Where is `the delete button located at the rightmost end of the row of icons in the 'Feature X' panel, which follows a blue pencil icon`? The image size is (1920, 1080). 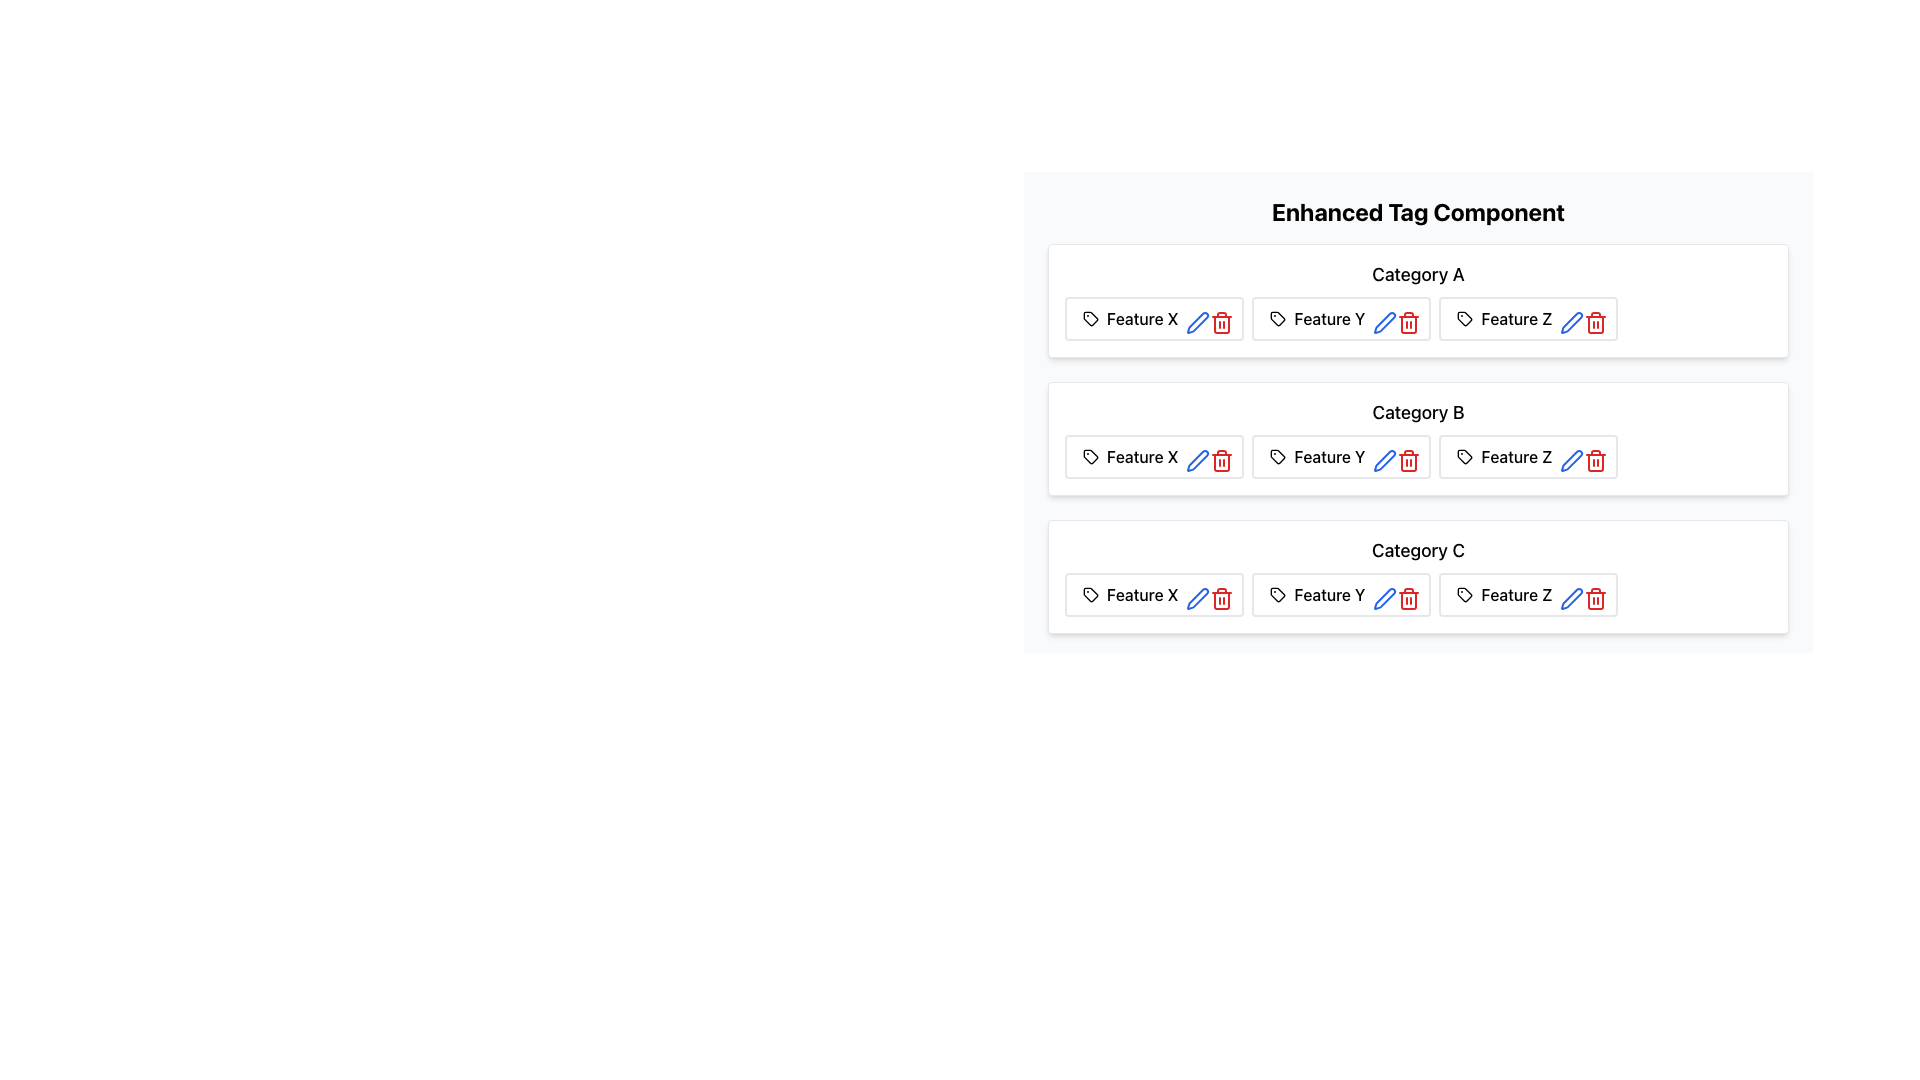 the delete button located at the rightmost end of the row of icons in the 'Feature X' panel, which follows a blue pencil icon is located at coordinates (1217, 593).